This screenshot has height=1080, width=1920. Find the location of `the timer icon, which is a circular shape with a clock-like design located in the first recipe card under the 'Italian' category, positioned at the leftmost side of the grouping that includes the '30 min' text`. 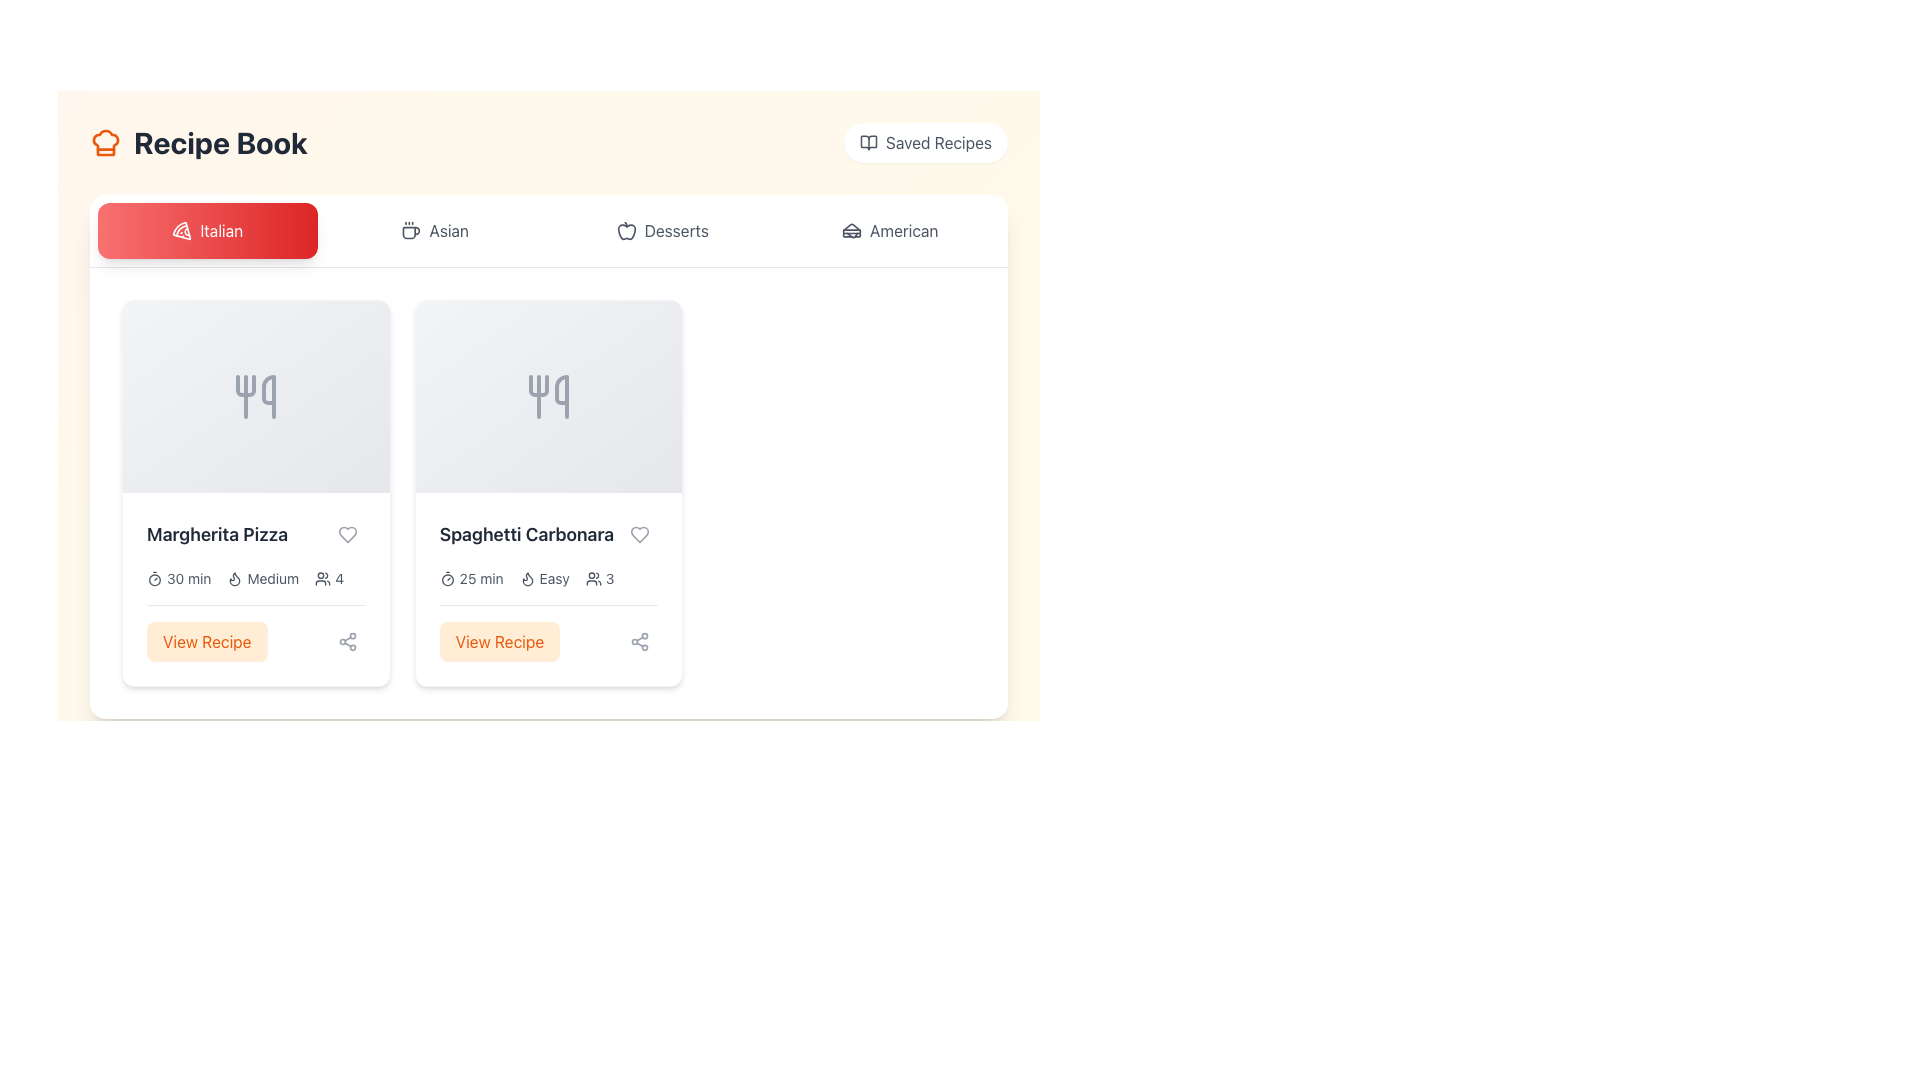

the timer icon, which is a circular shape with a clock-like design located in the first recipe card under the 'Italian' category, positioned at the leftmost side of the grouping that includes the '30 min' text is located at coordinates (153, 578).